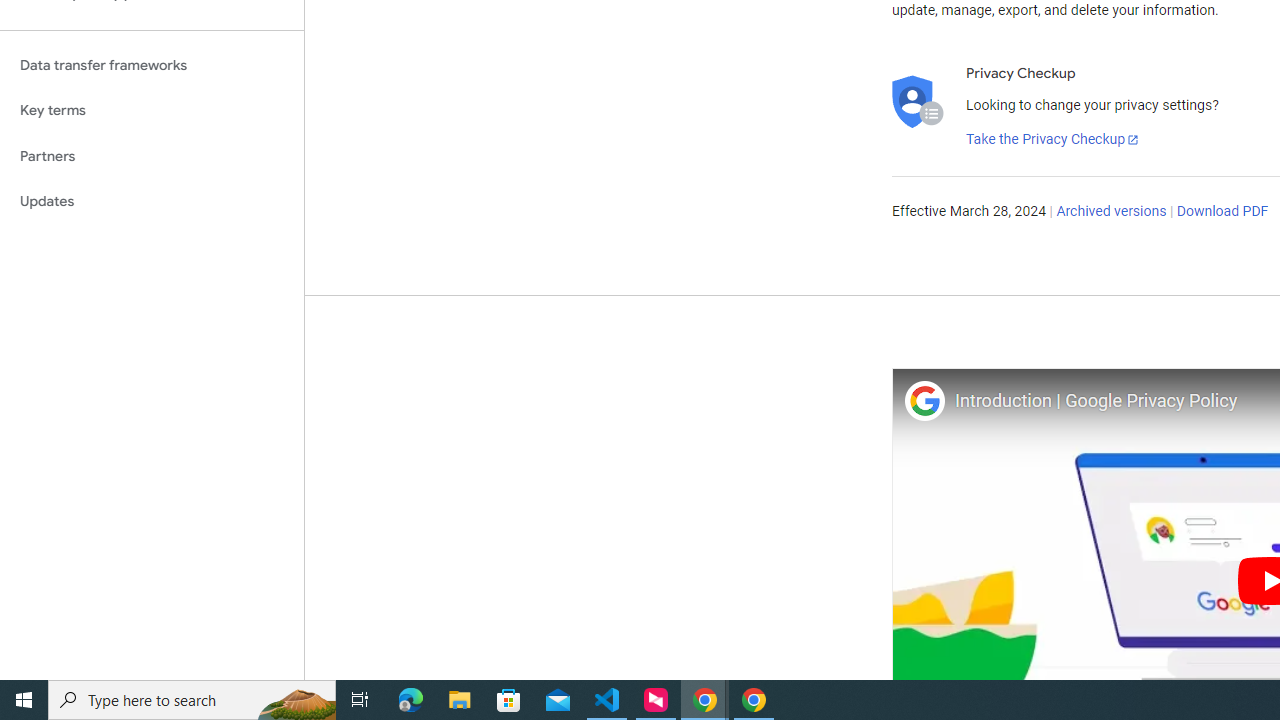  Describe the element at coordinates (1052, 139) in the screenshot. I see `'Take the Privacy Checkup'` at that location.